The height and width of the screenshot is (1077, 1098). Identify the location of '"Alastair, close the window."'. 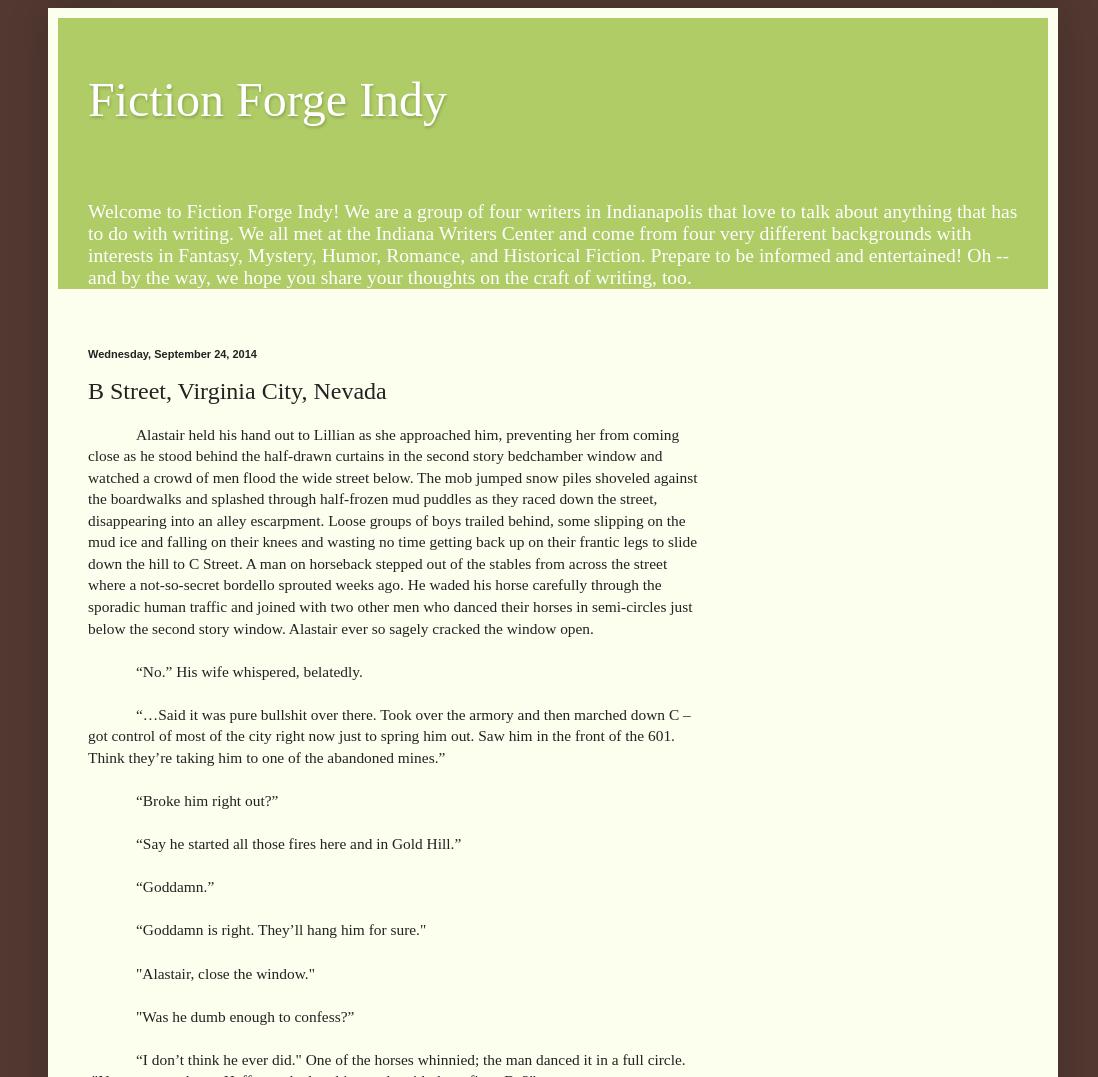
(223, 972).